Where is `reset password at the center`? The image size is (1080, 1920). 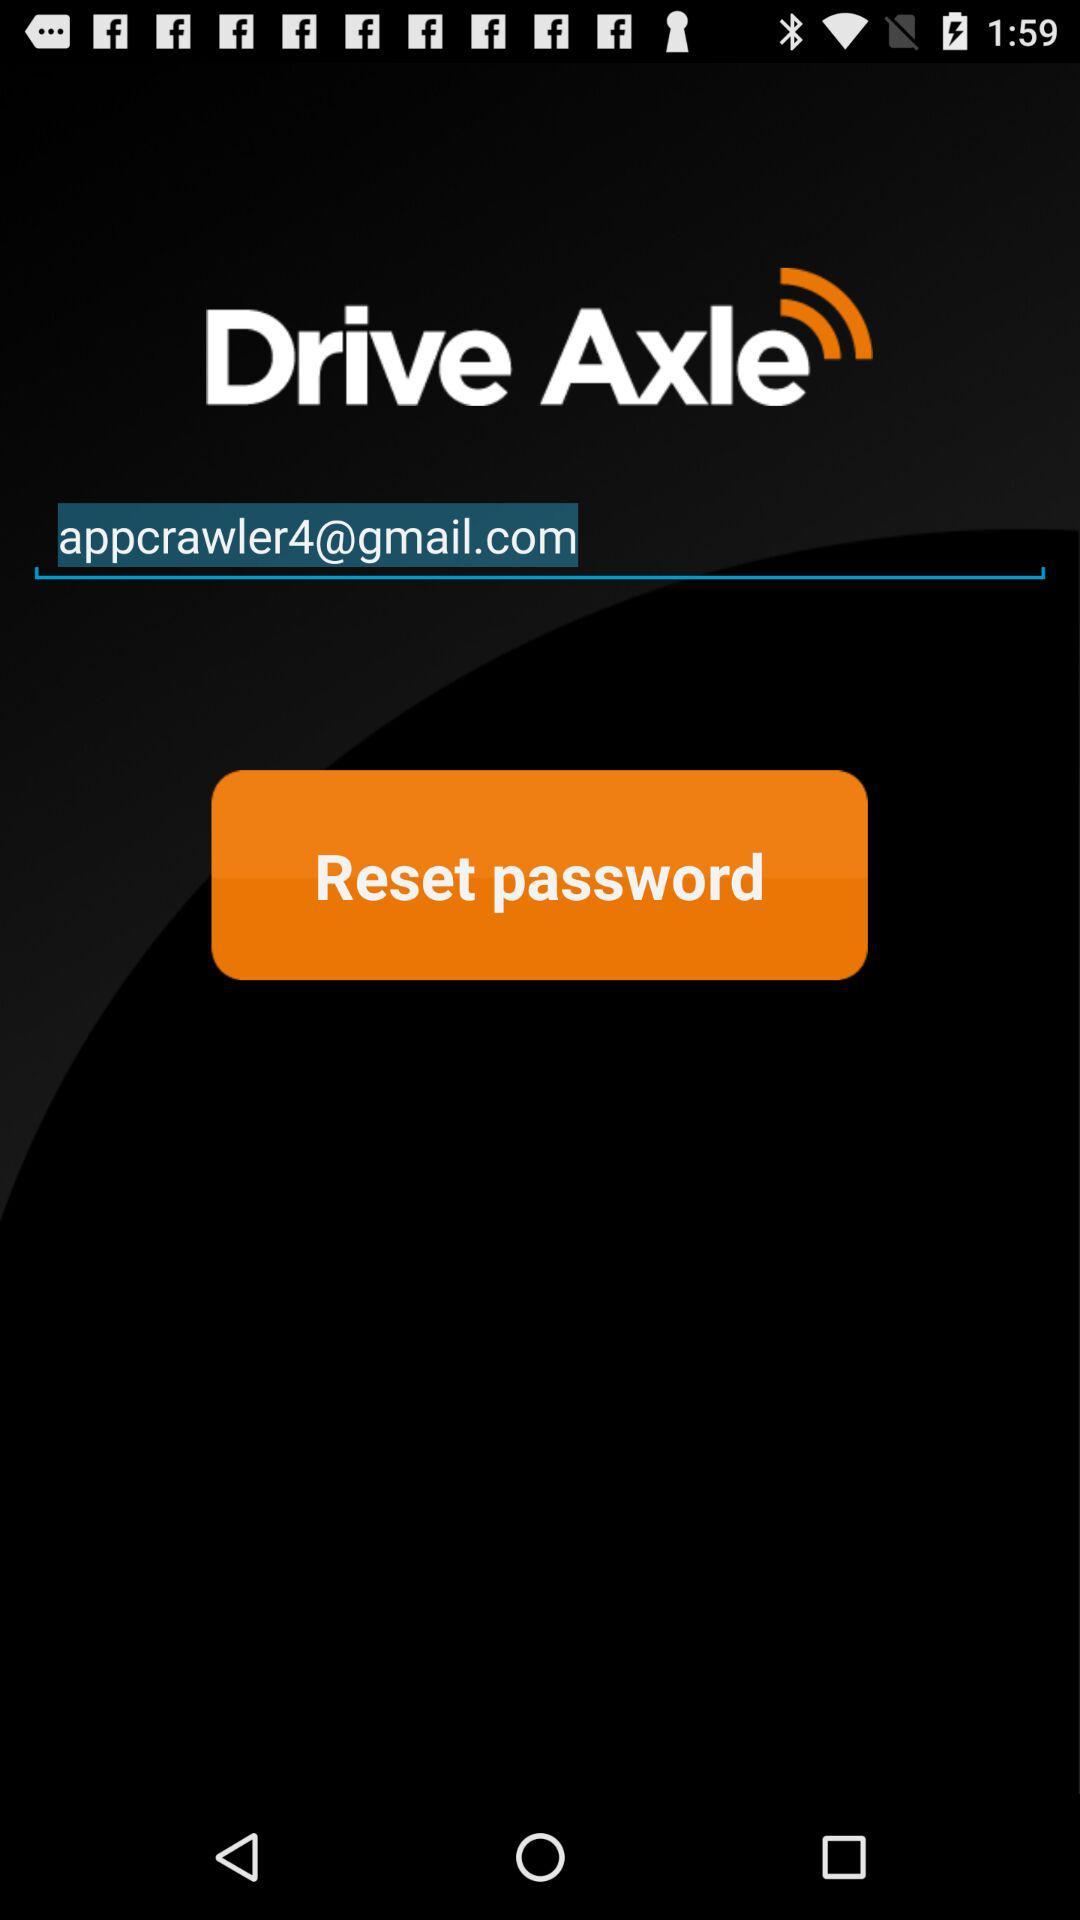
reset password at the center is located at coordinates (538, 875).